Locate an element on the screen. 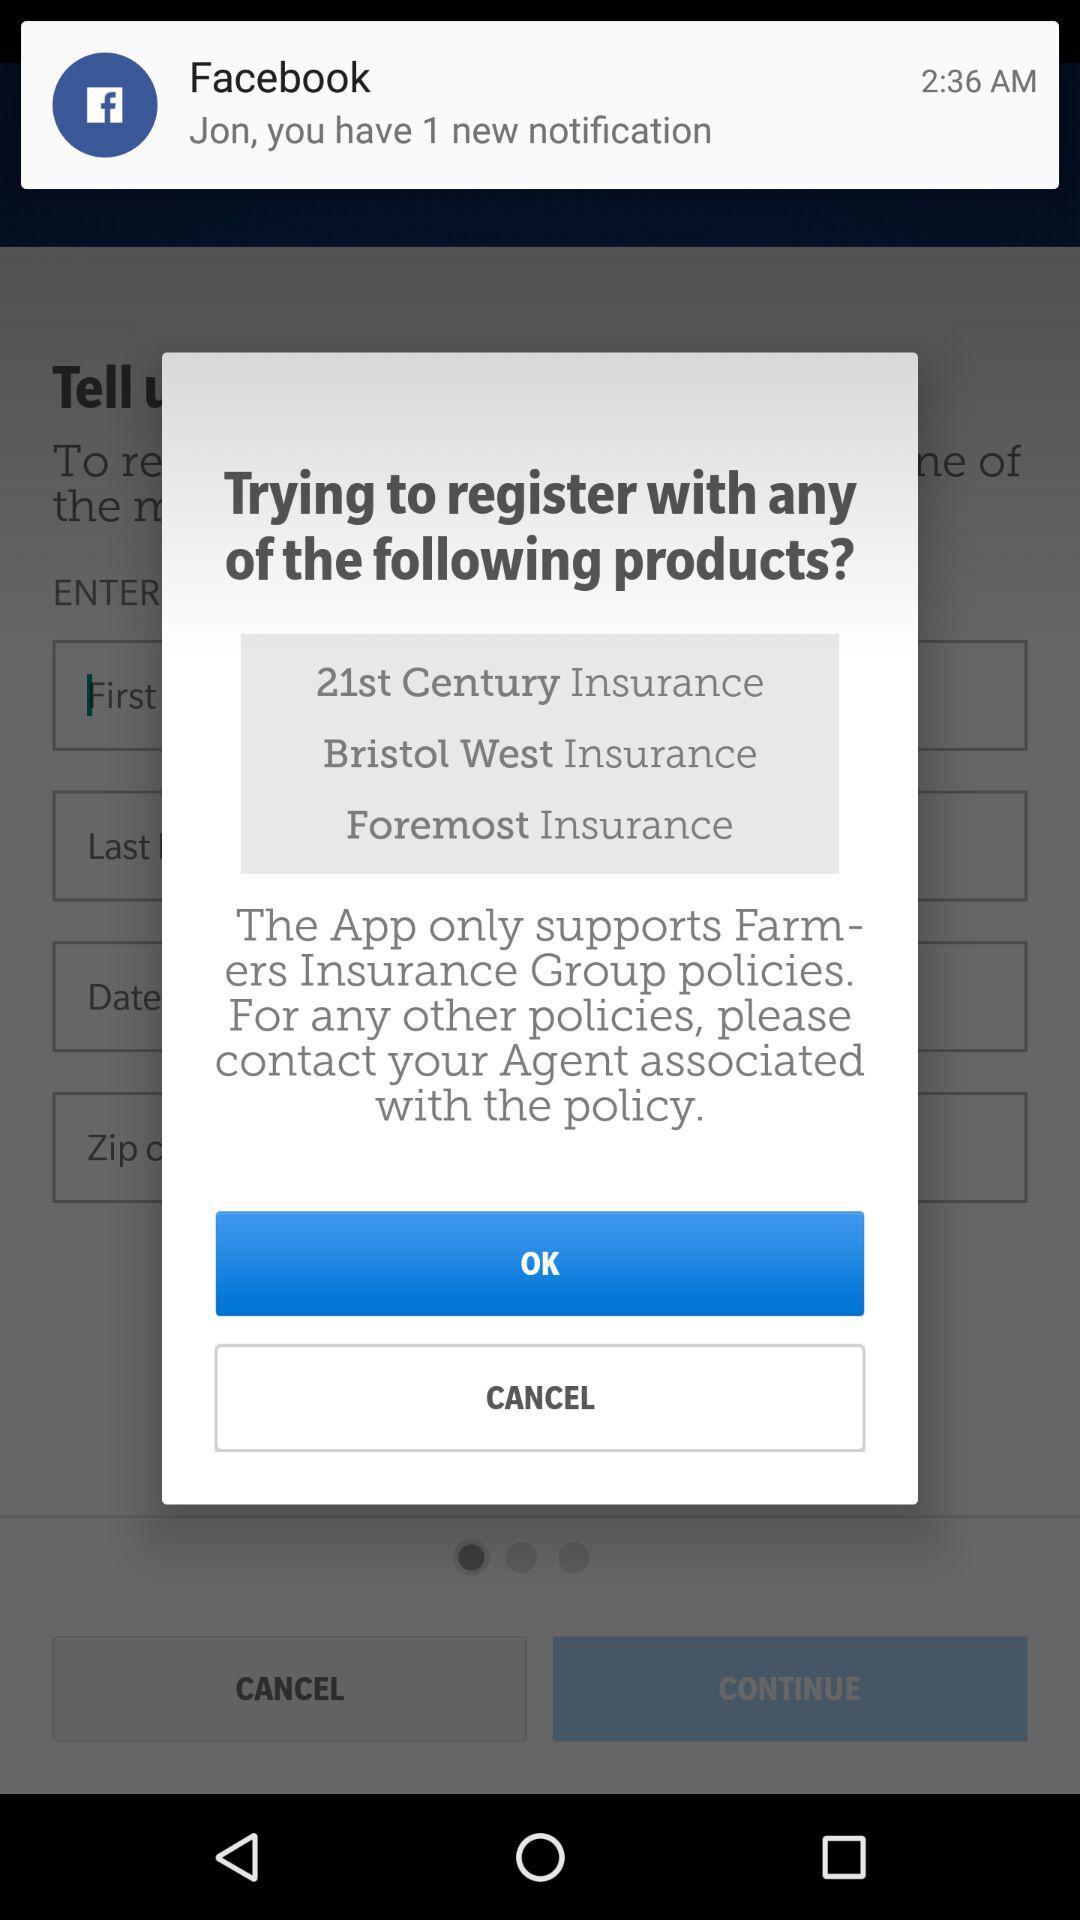  cancel is located at coordinates (540, 1396).